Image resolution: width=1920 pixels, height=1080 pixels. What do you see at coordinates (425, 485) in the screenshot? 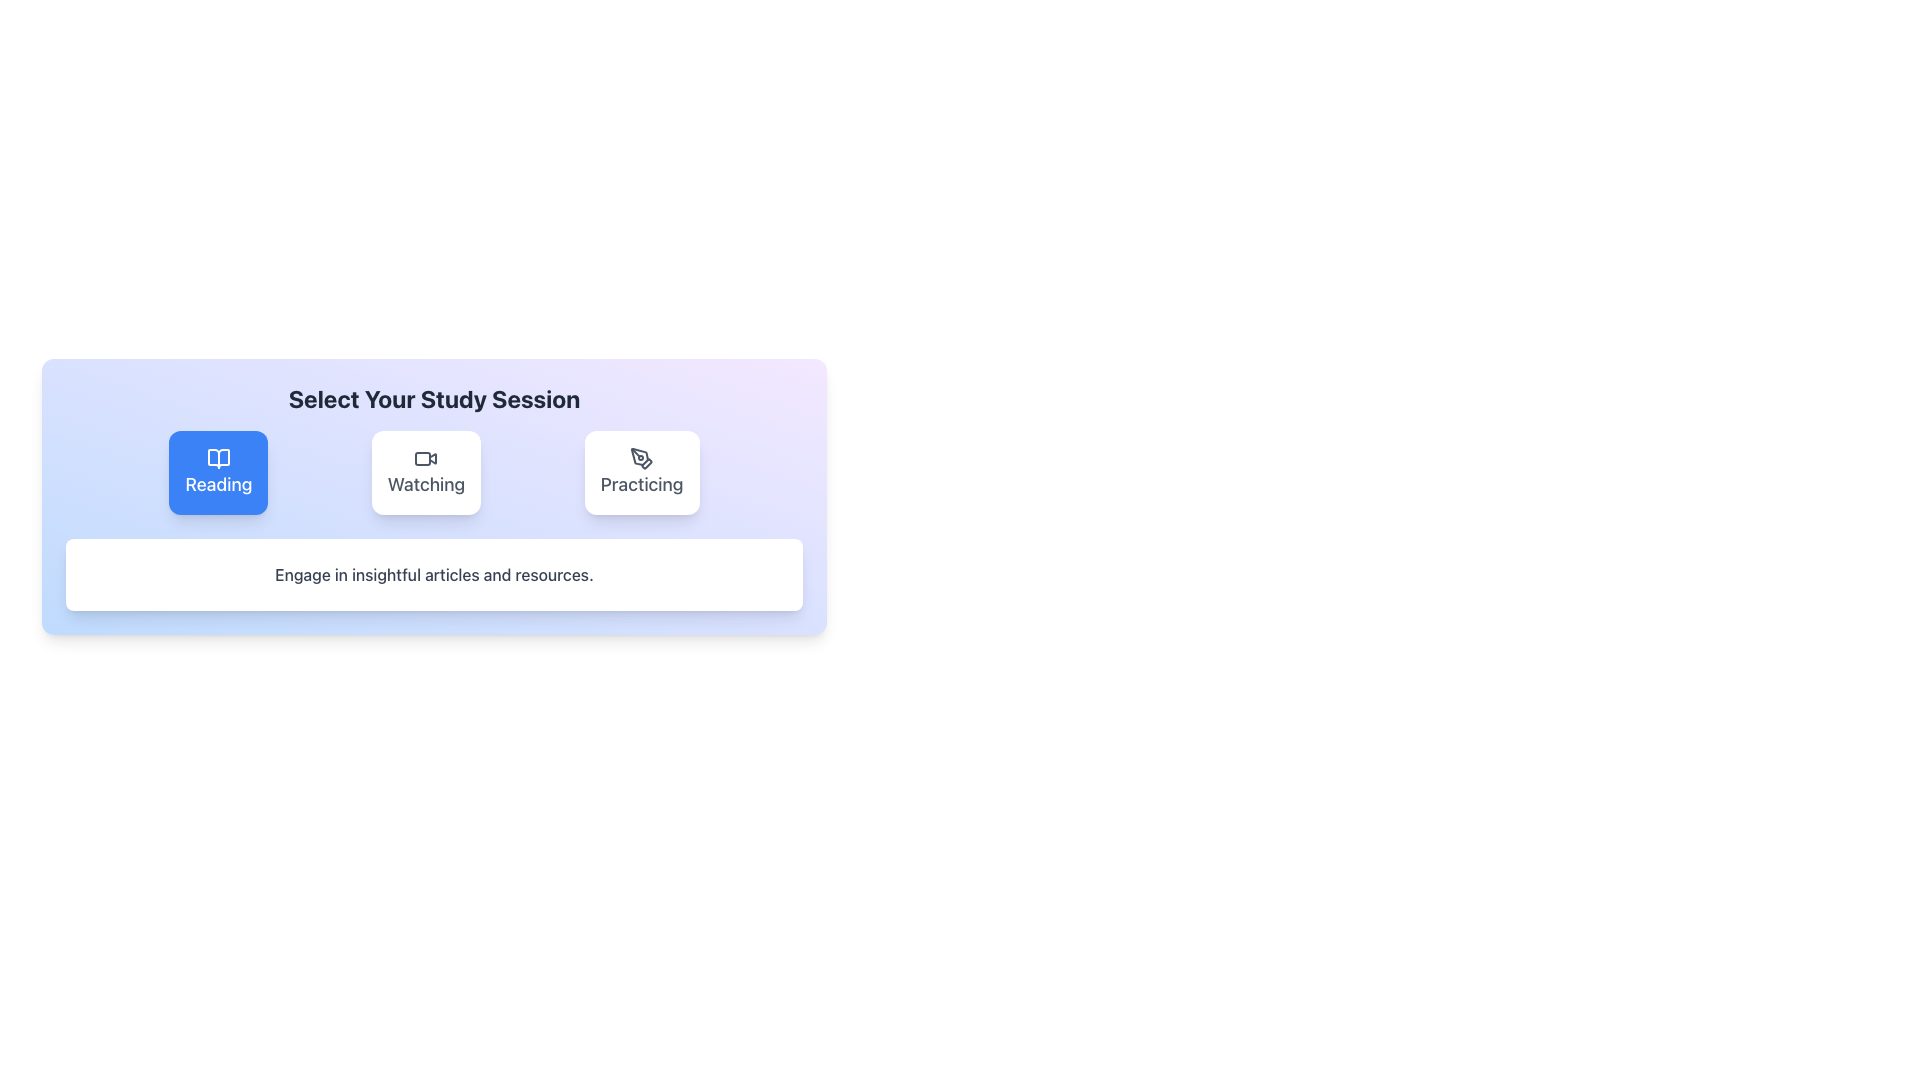
I see `the 'Watching' text label positioned at the bottom of the central card in the 3-card layout, which clarifies the purpose of the associated button` at bounding box center [425, 485].